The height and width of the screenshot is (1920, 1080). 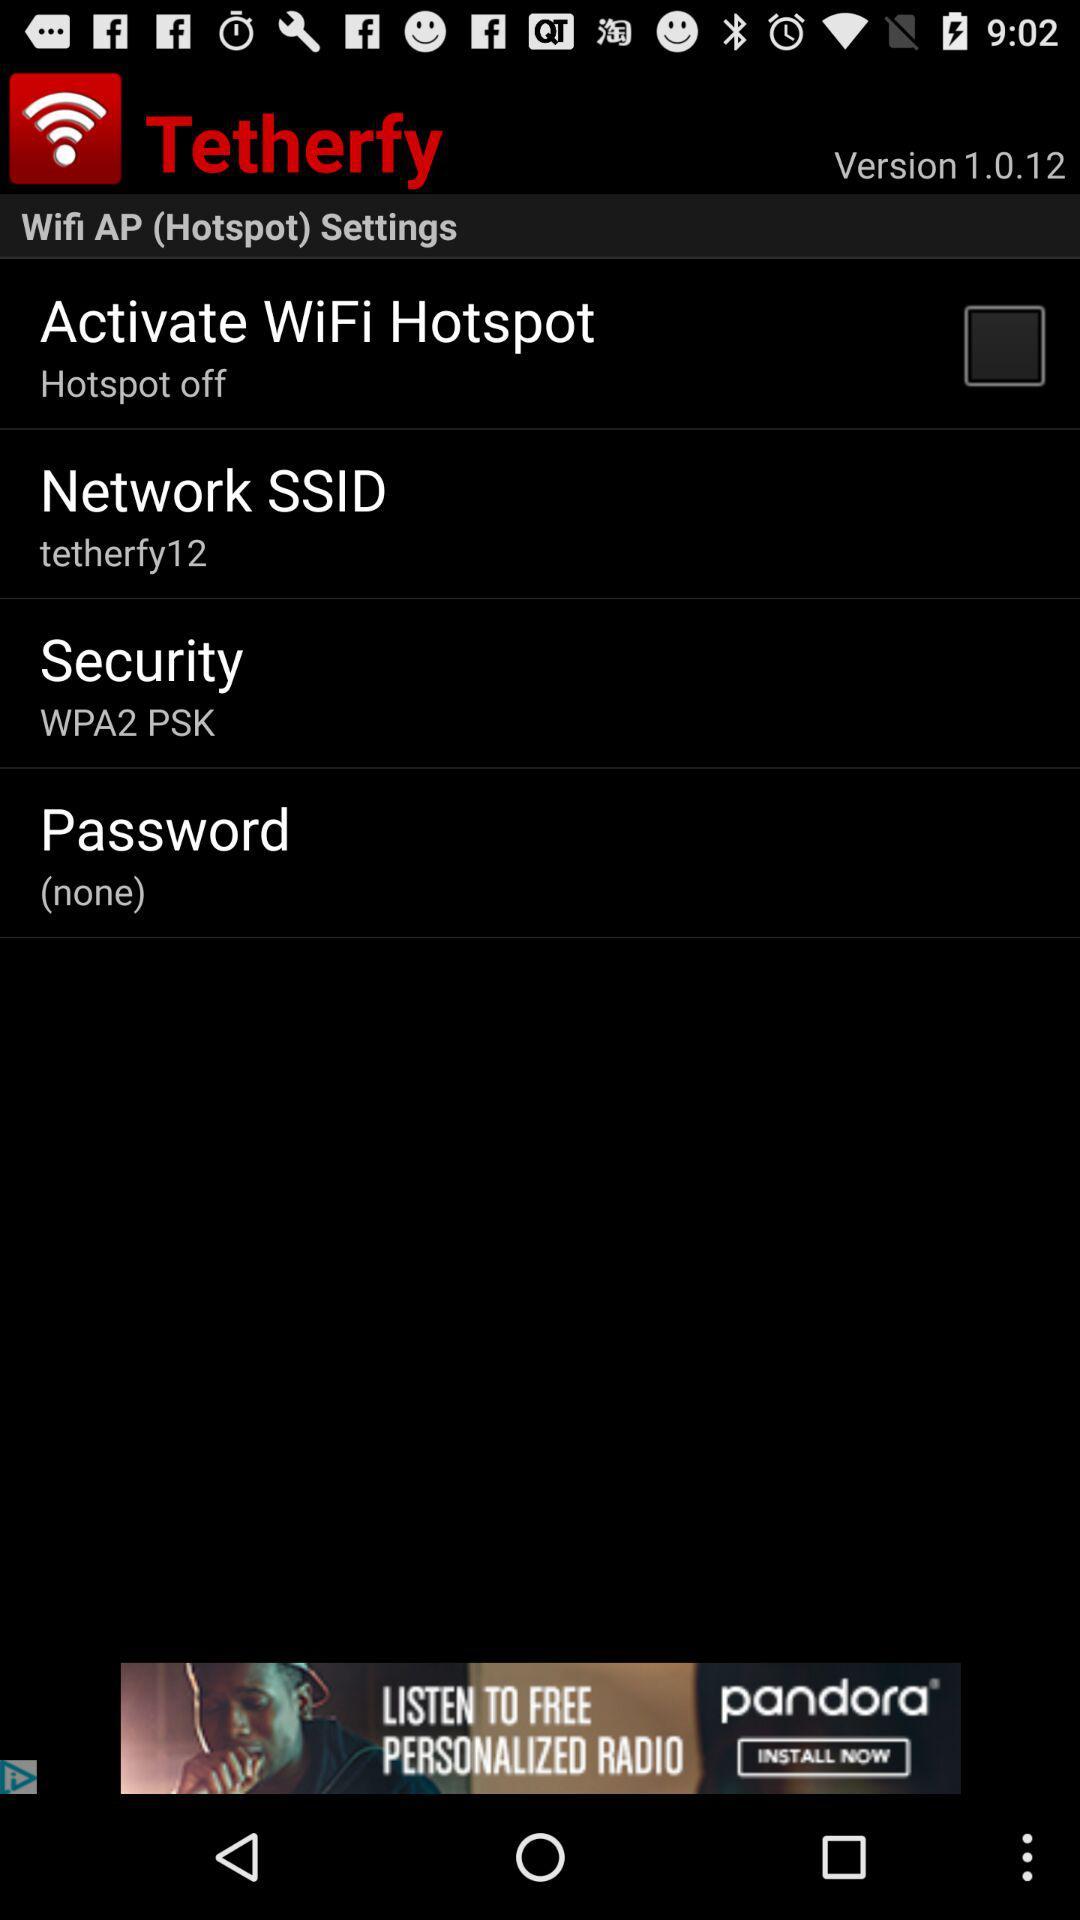 What do you see at coordinates (127, 720) in the screenshot?
I see `the wpa2 psk app` at bounding box center [127, 720].